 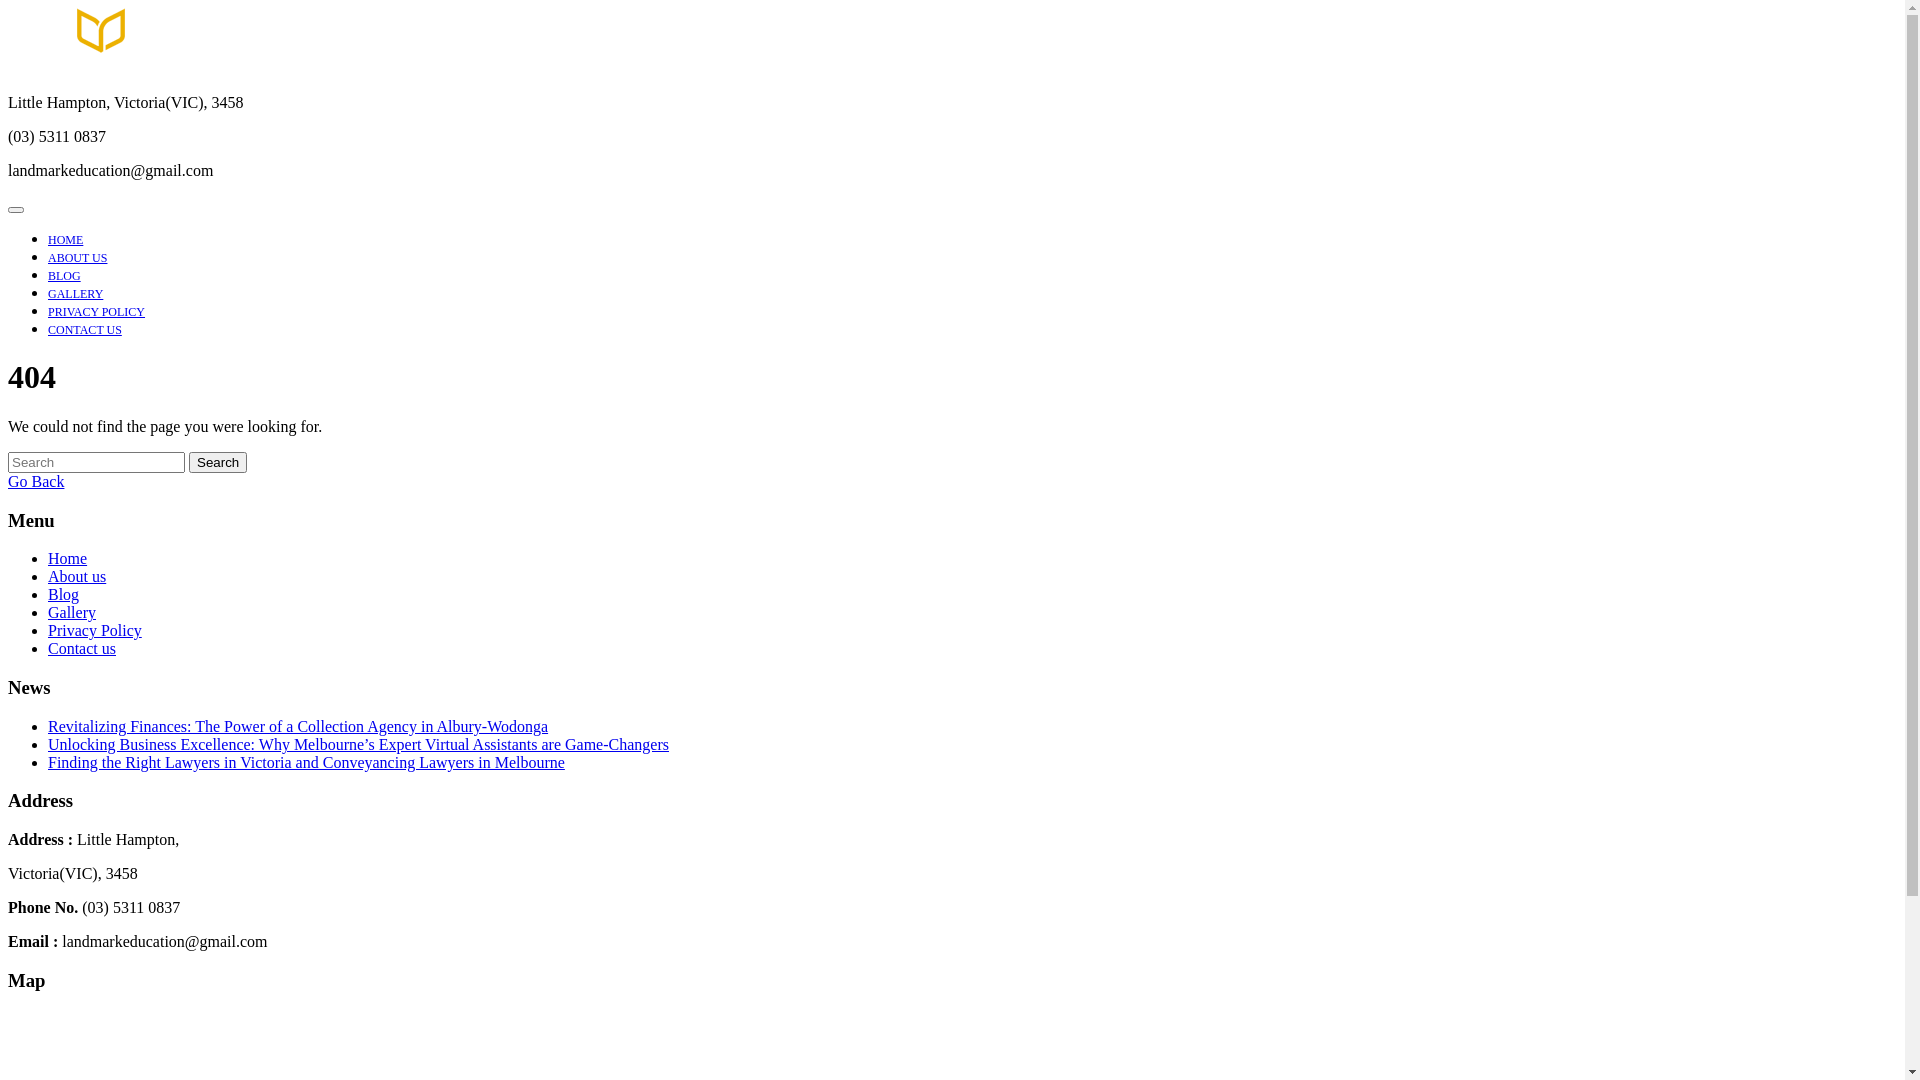 What do you see at coordinates (65, 238) in the screenshot?
I see `'HOME'` at bounding box center [65, 238].